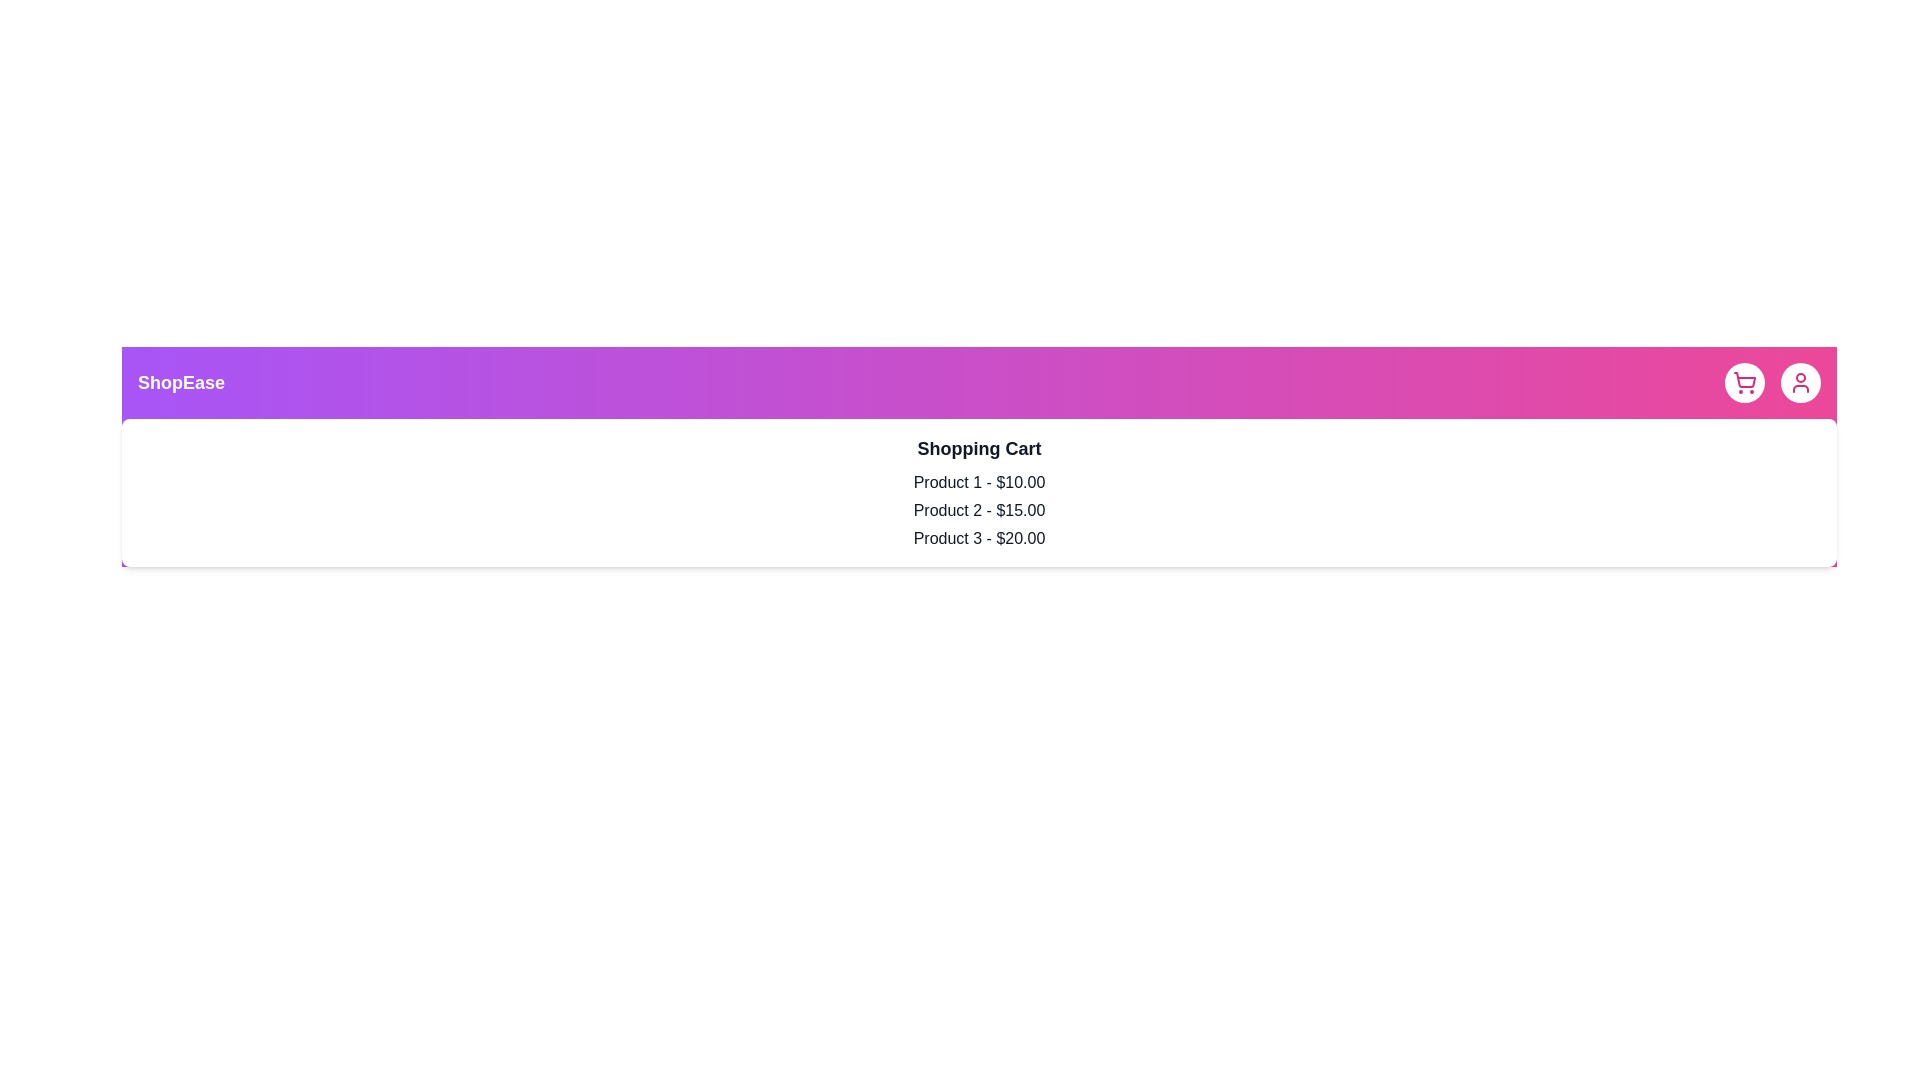 The image size is (1920, 1080). What do you see at coordinates (1800, 382) in the screenshot?
I see `the user profile button` at bounding box center [1800, 382].